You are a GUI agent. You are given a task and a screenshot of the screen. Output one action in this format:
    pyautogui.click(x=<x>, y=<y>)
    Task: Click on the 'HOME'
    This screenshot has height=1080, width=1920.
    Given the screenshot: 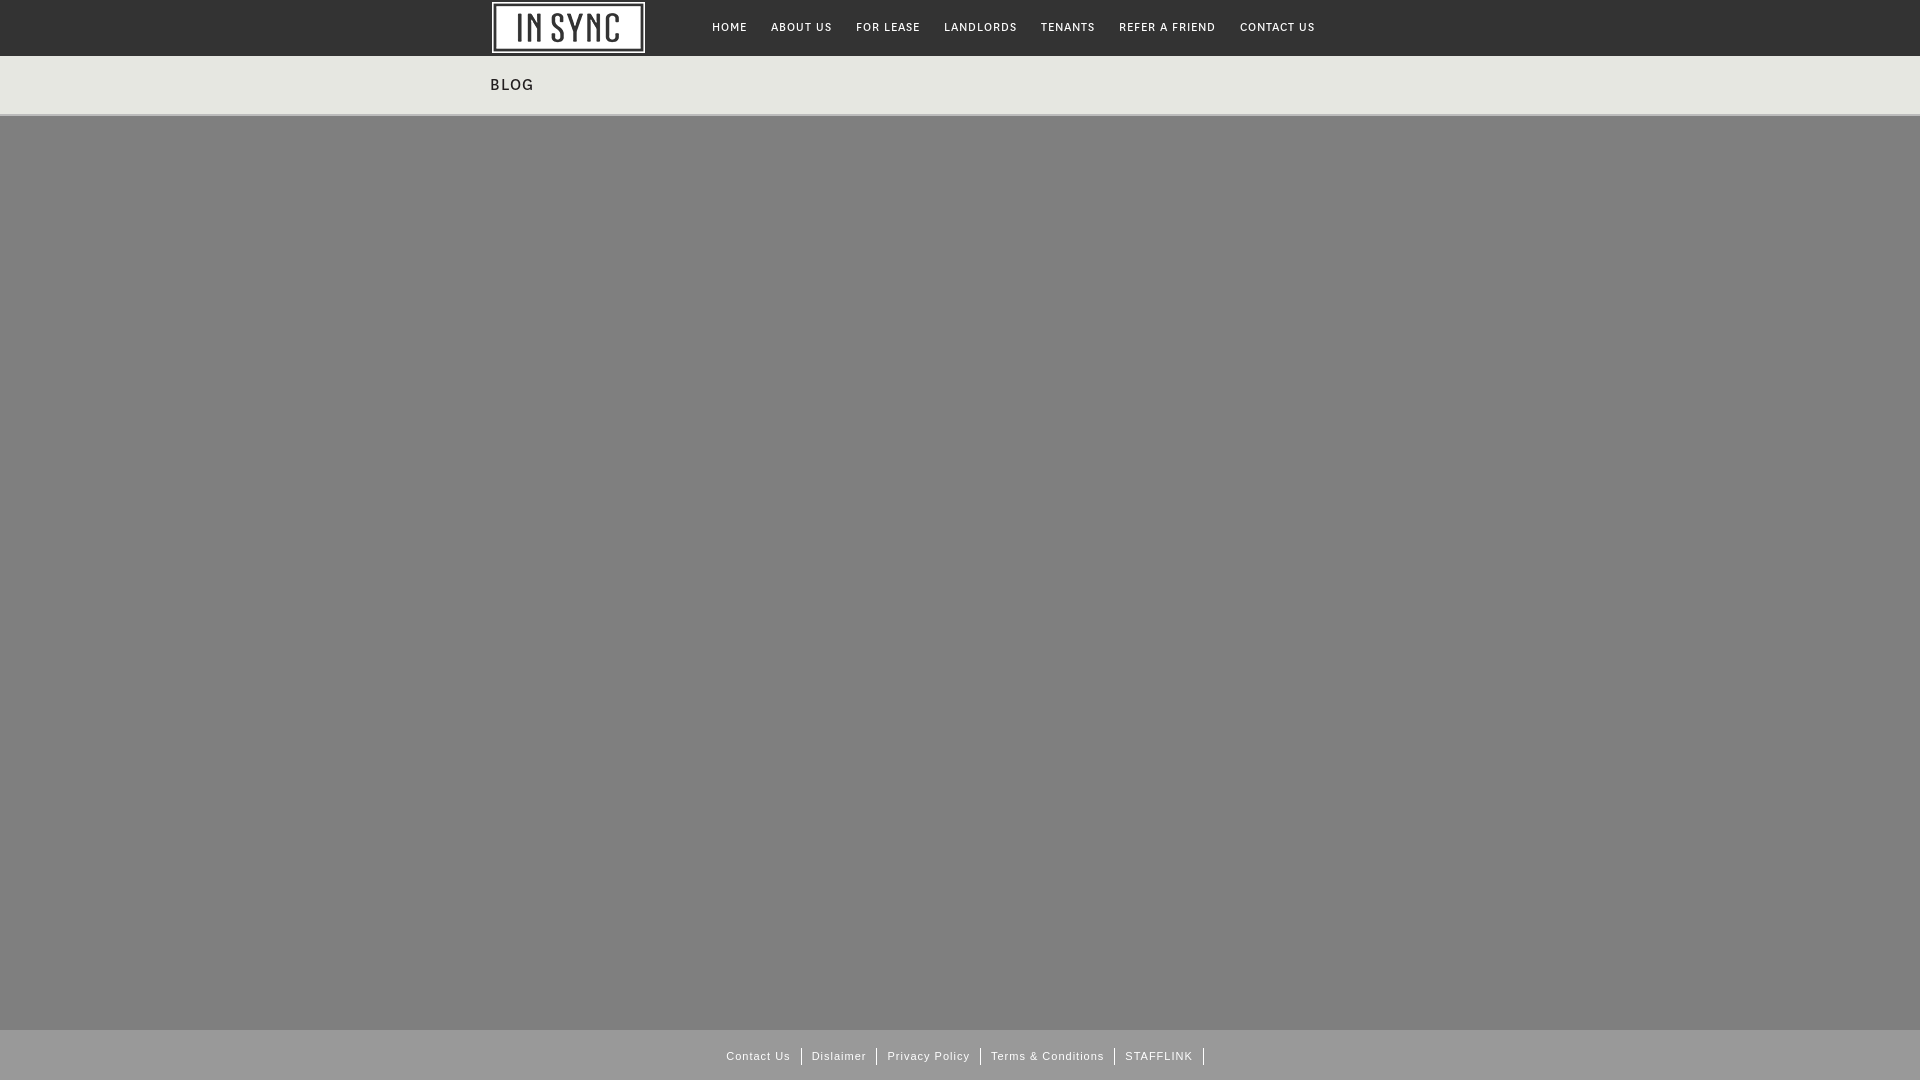 What is the action you would take?
    pyautogui.click(x=594, y=27)
    